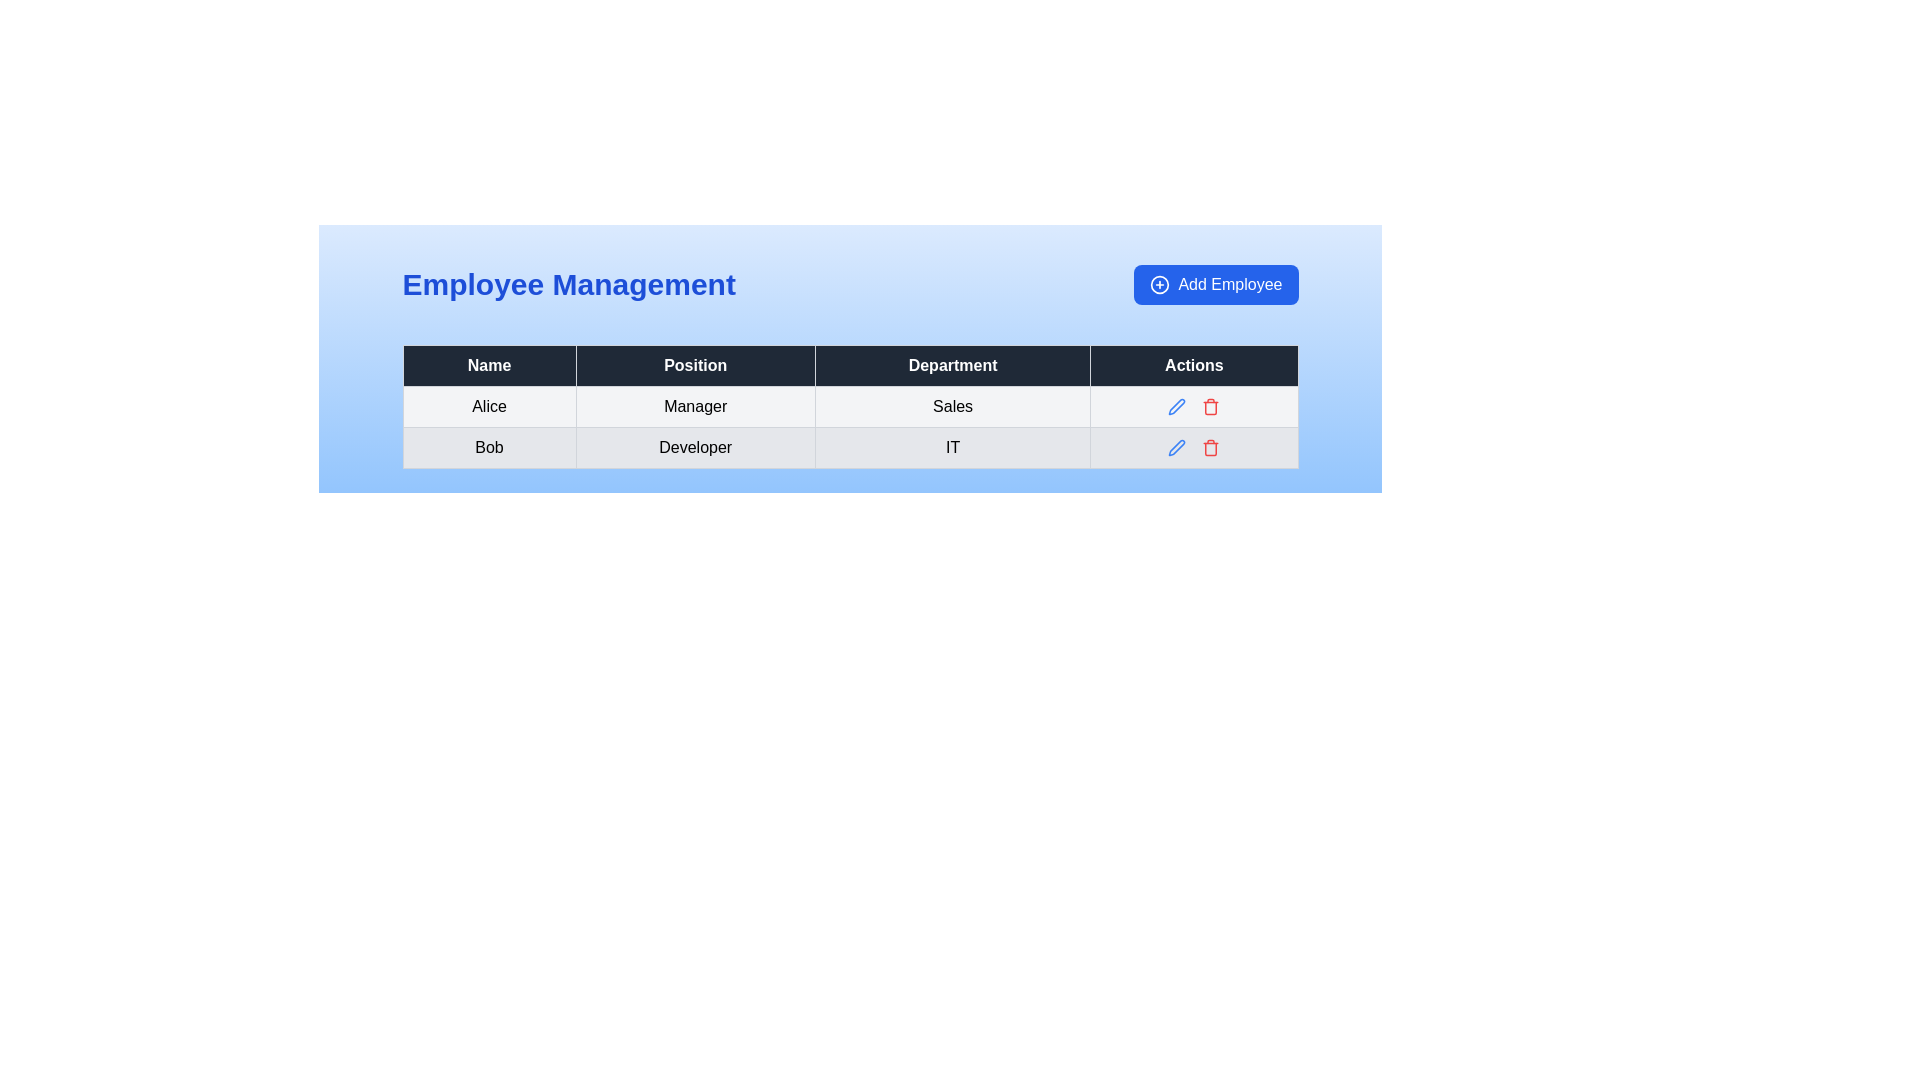  I want to click on the 'Add Employee' button located at the upper-right corner of the section, adjacent to the 'Employee Management' title, so click(1215, 285).